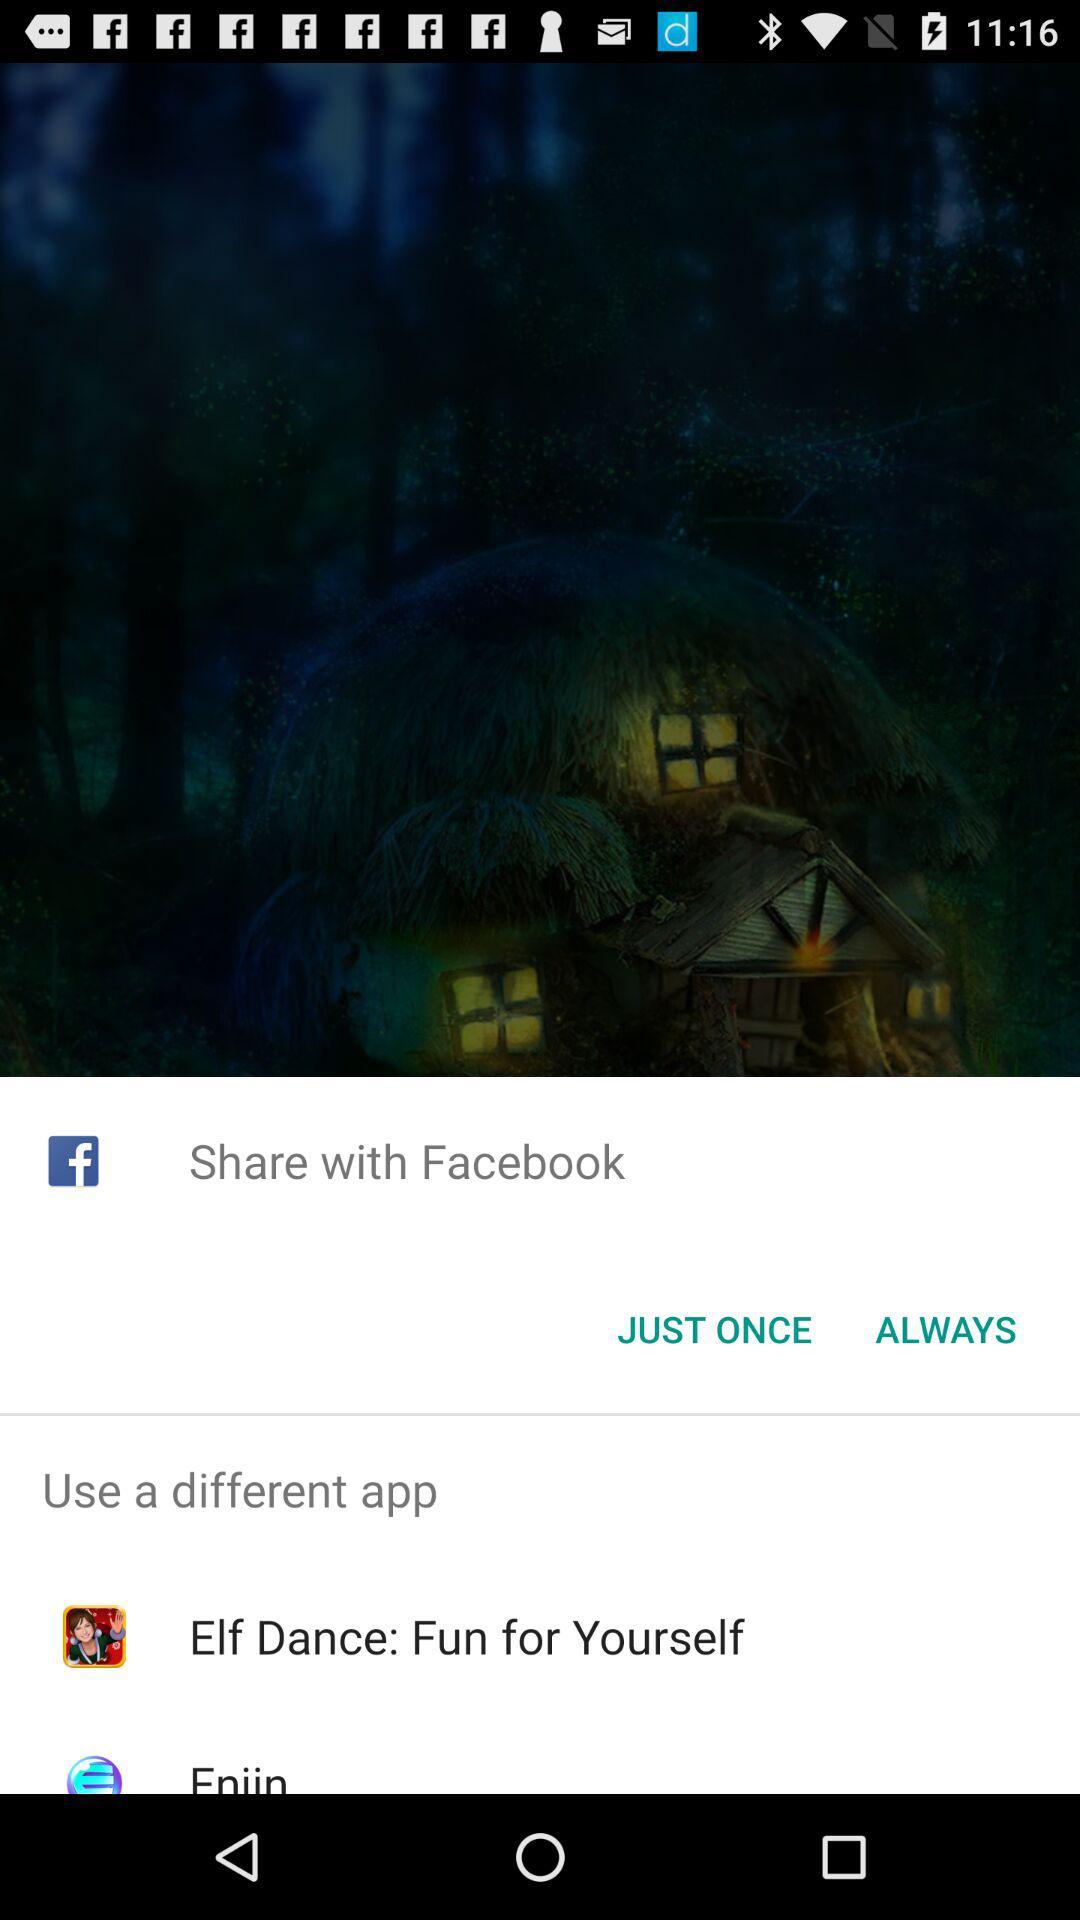 The width and height of the screenshot is (1080, 1920). Describe the element at coordinates (466, 1636) in the screenshot. I see `elf dance fun` at that location.